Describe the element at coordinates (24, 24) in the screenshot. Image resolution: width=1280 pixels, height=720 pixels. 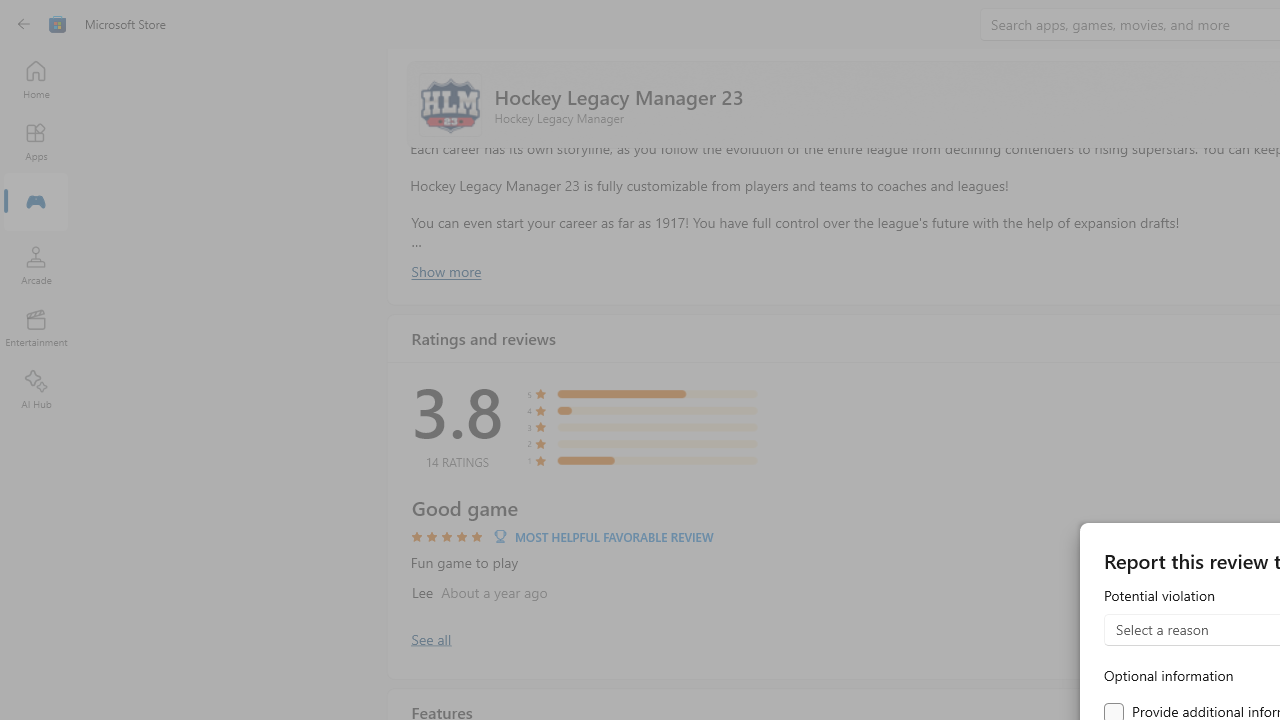
I see `'Back'` at that location.